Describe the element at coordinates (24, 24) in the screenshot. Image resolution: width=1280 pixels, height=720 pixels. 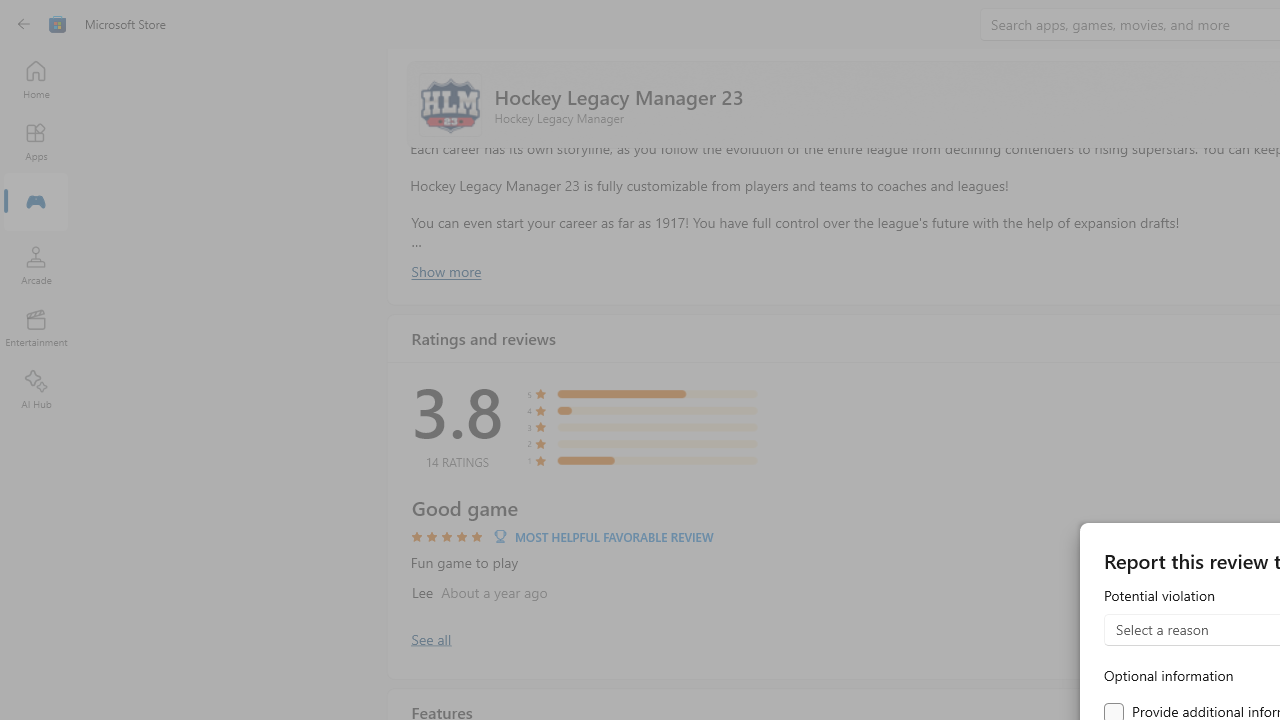
I see `'Back'` at that location.